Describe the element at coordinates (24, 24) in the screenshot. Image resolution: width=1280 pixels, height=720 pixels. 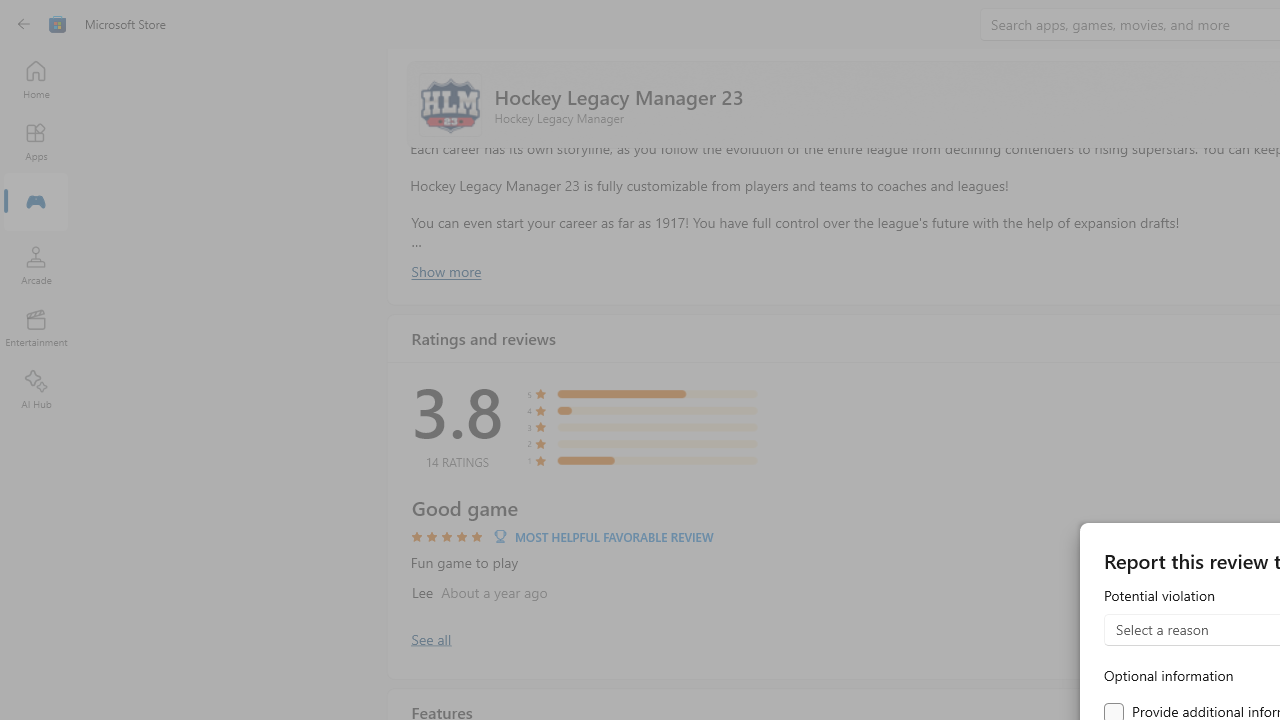
I see `'Back'` at that location.